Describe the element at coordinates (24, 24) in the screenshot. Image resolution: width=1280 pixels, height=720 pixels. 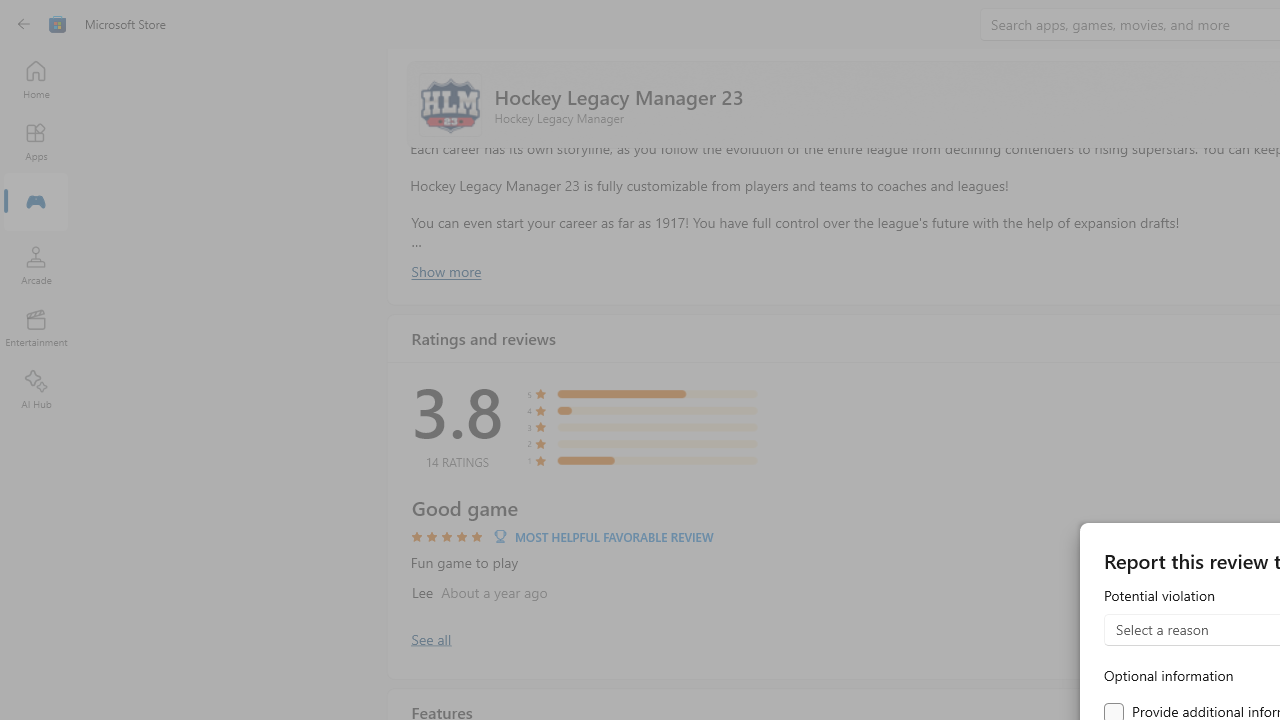
I see `'Back'` at that location.